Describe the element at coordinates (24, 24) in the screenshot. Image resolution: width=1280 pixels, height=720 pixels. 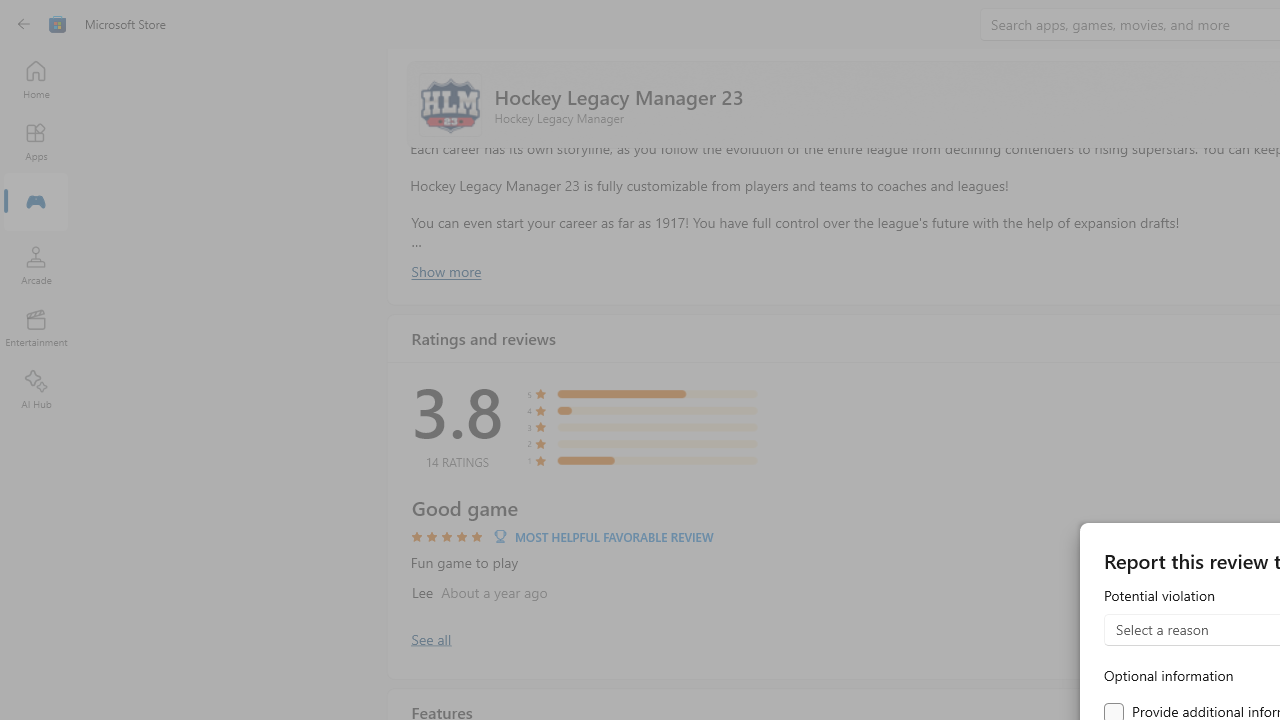
I see `'Back'` at that location.